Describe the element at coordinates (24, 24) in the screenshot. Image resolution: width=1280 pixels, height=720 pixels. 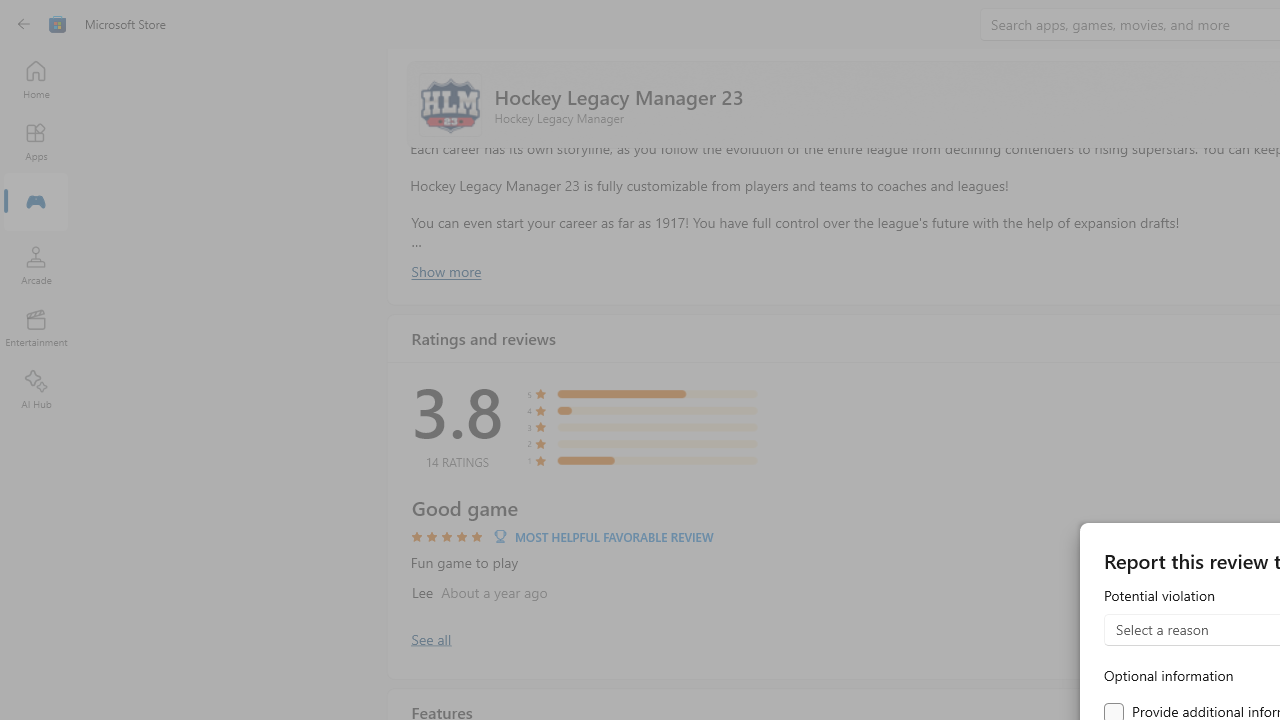
I see `'Back'` at that location.